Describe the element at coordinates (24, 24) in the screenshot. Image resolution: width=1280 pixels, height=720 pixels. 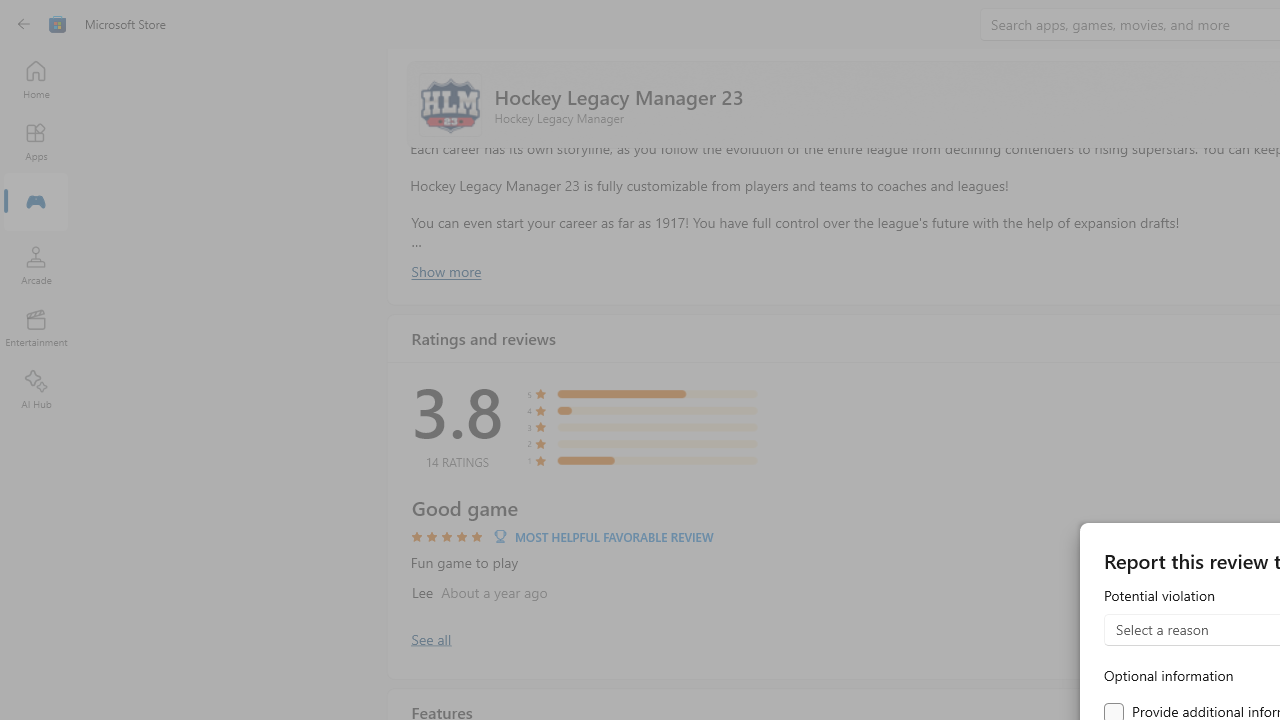
I see `'Back'` at that location.